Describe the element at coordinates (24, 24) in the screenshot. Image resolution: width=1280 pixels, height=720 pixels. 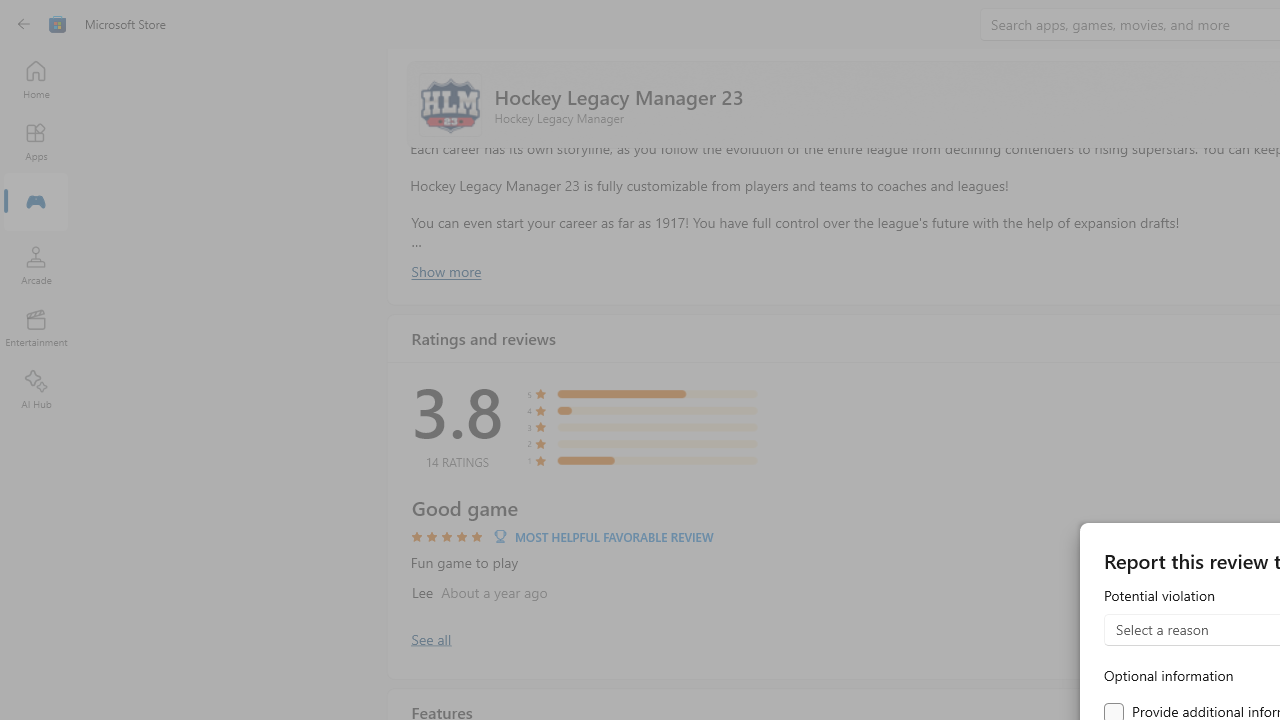
I see `'Back'` at that location.